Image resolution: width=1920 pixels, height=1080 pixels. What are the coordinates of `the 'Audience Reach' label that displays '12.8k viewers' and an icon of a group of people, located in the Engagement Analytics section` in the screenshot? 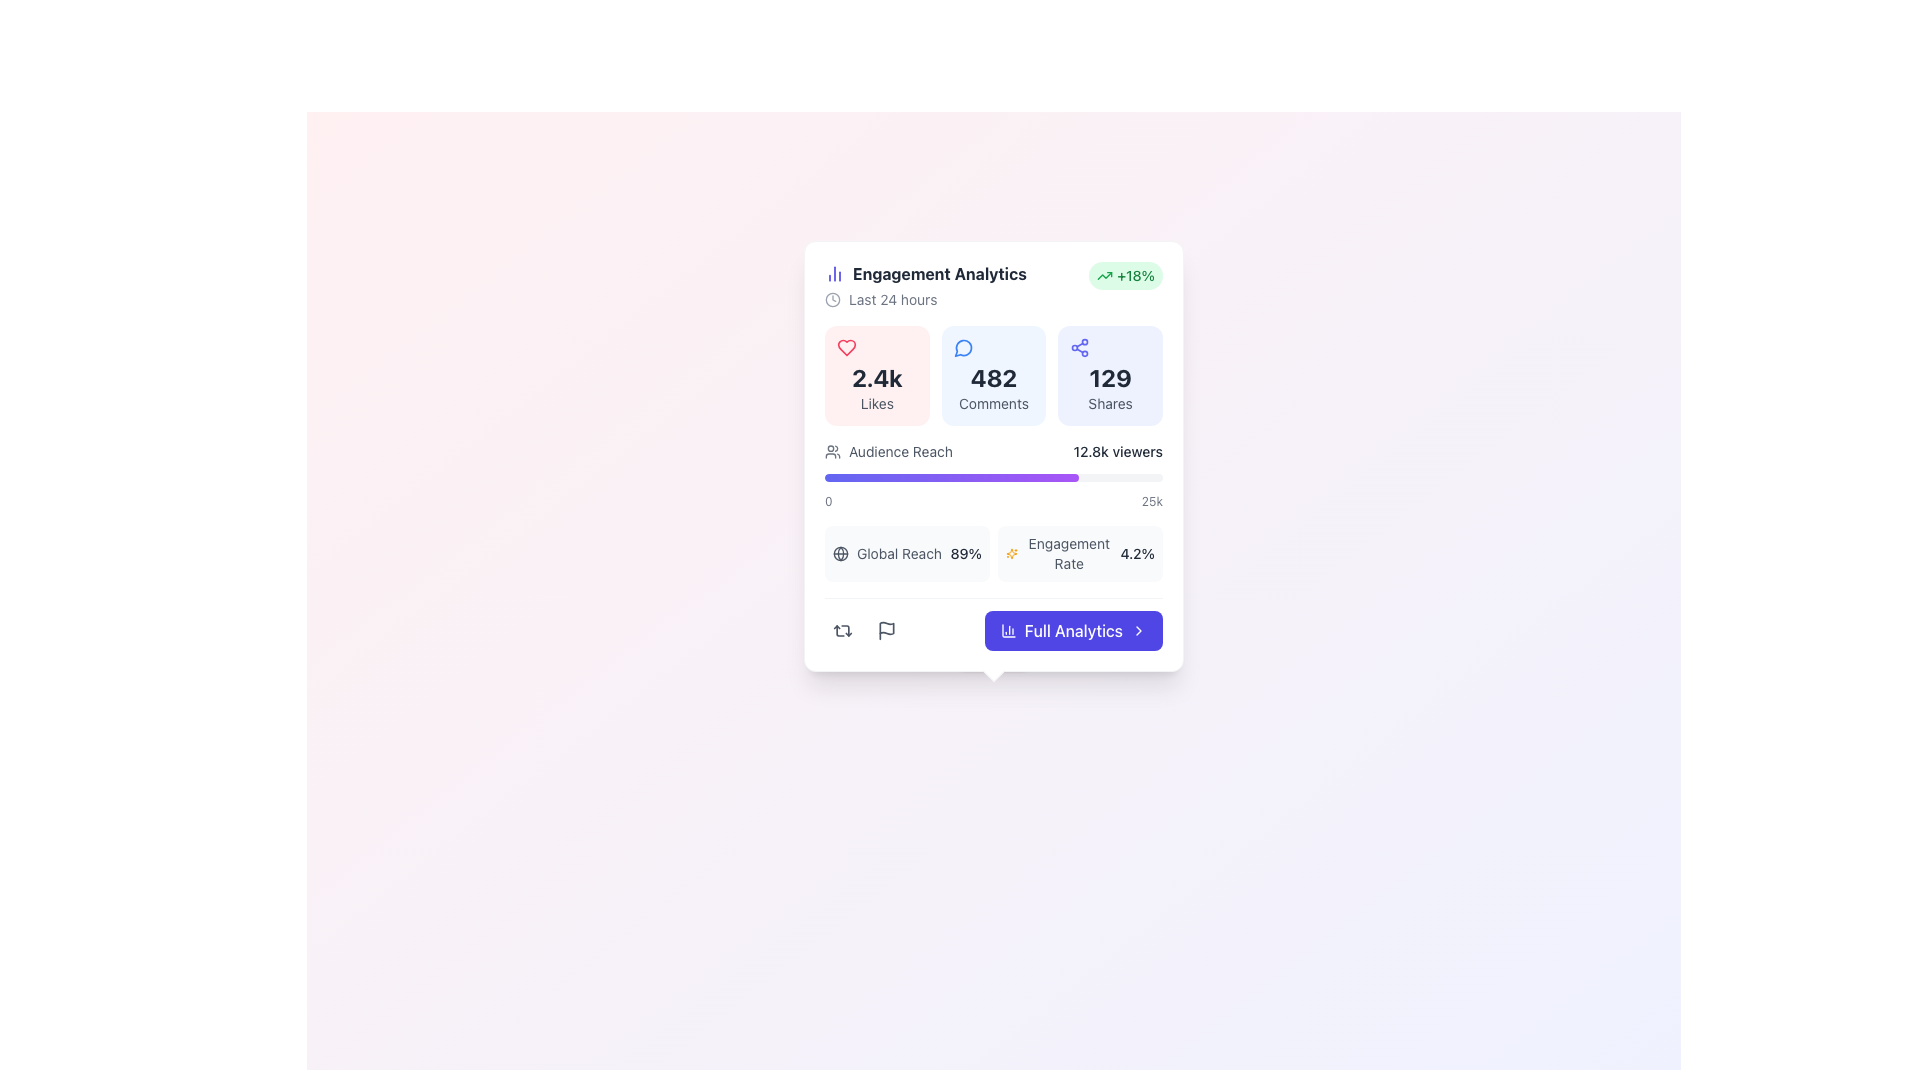 It's located at (887, 451).